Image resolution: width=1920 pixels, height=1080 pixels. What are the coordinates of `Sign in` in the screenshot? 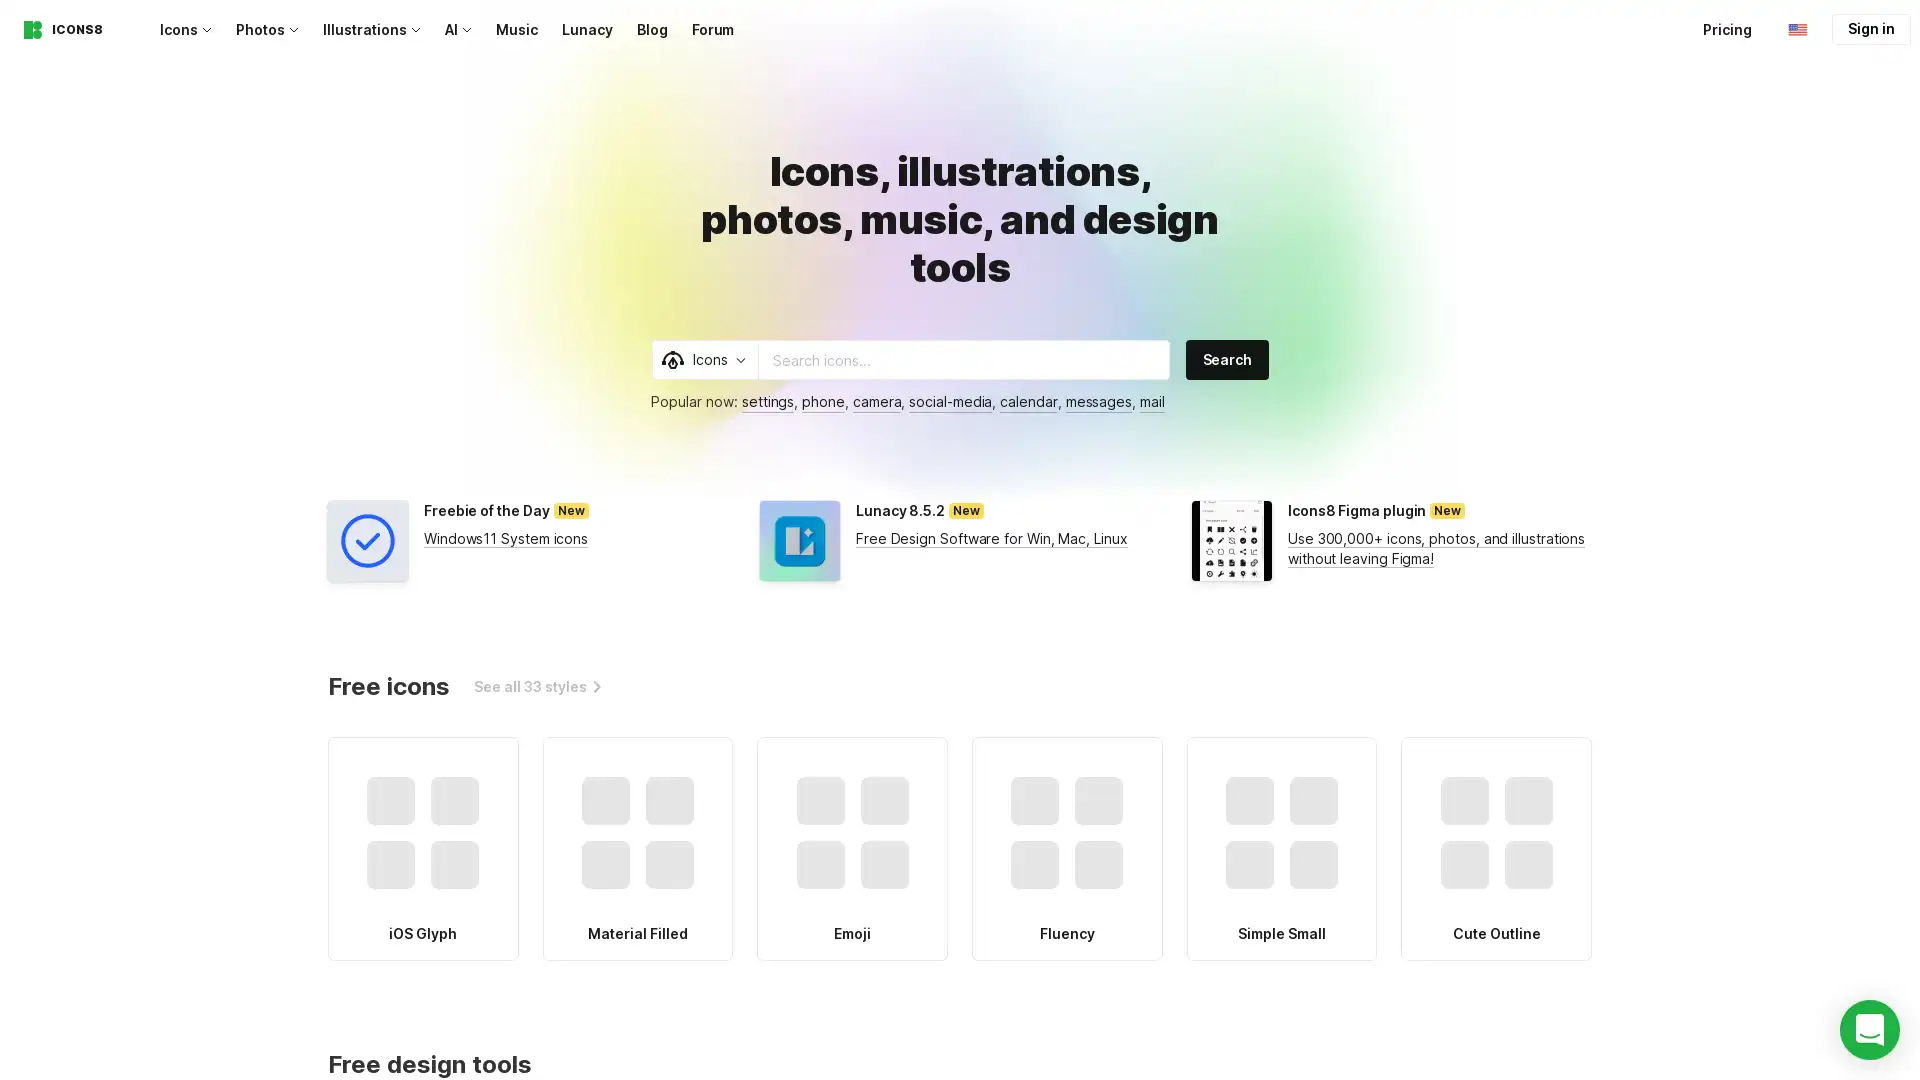 It's located at (1870, 29).